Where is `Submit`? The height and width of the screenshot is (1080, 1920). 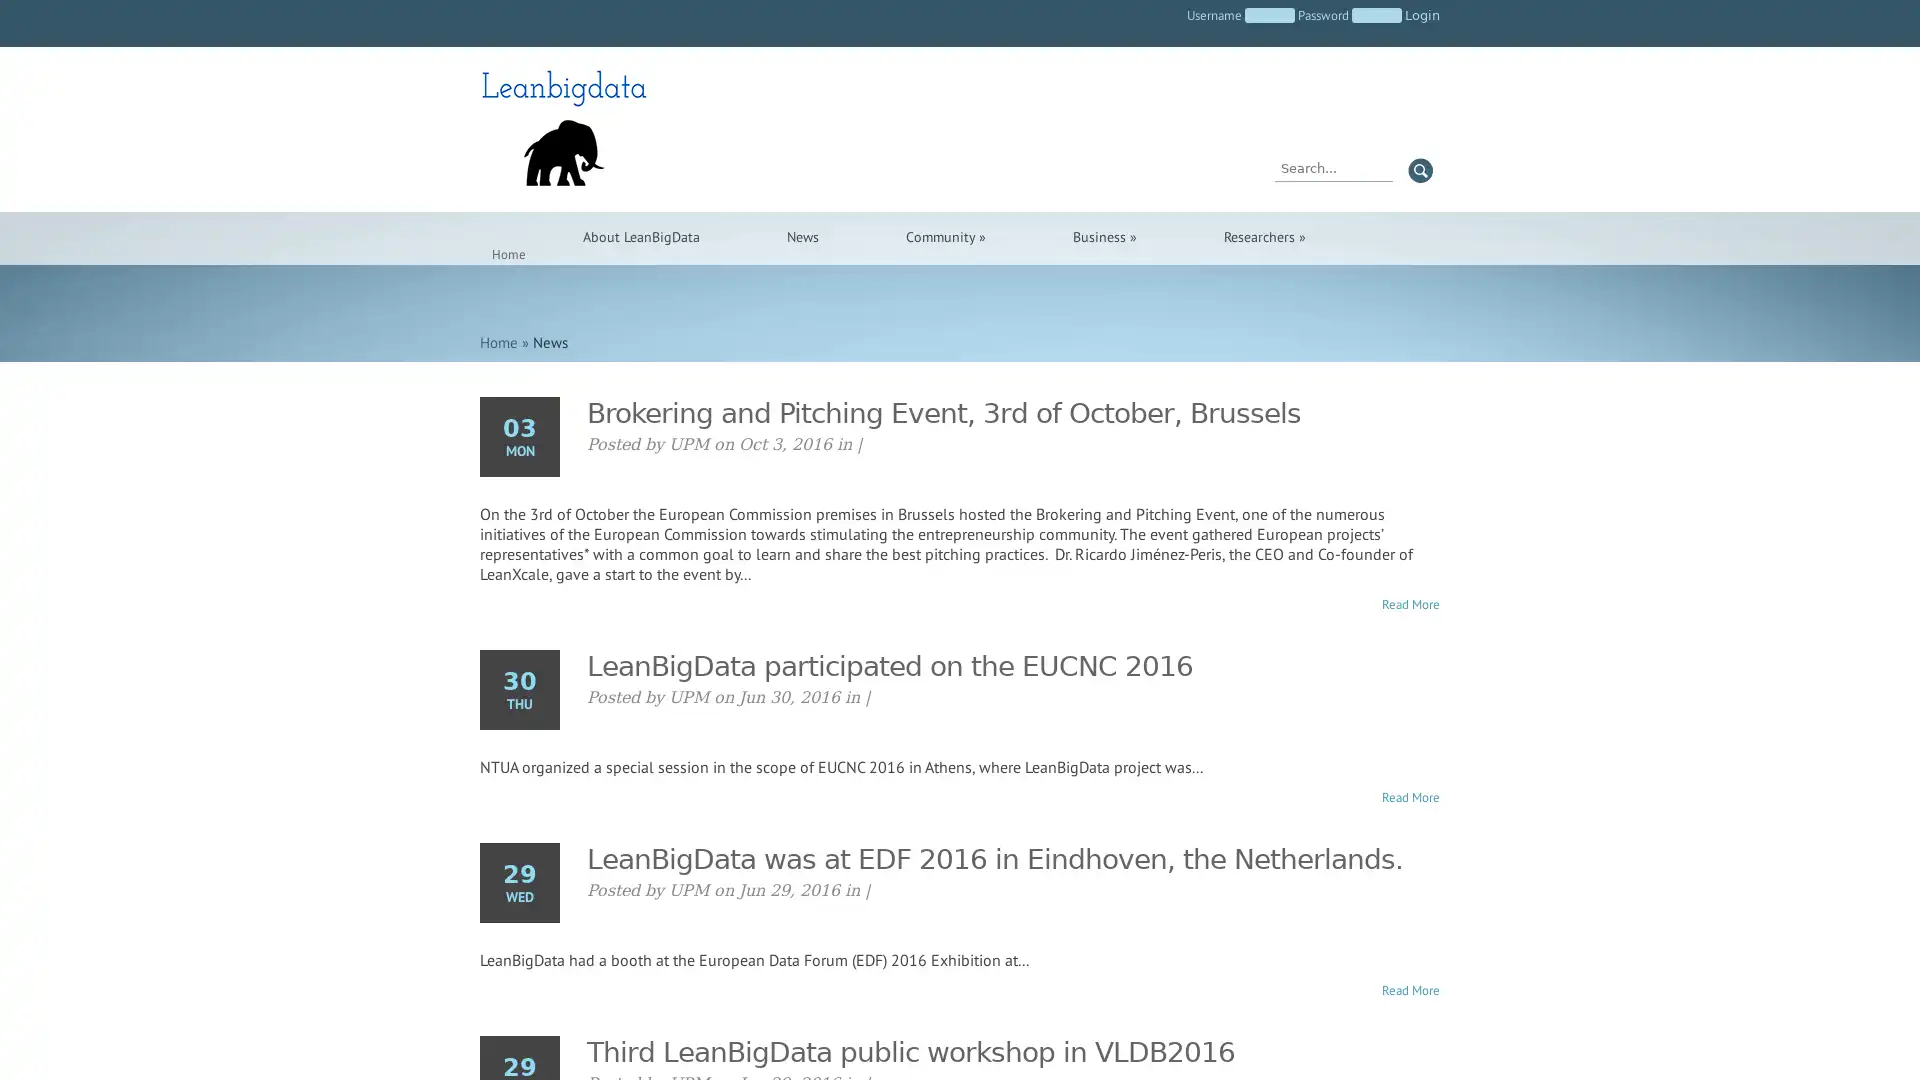
Submit is located at coordinates (1419, 169).